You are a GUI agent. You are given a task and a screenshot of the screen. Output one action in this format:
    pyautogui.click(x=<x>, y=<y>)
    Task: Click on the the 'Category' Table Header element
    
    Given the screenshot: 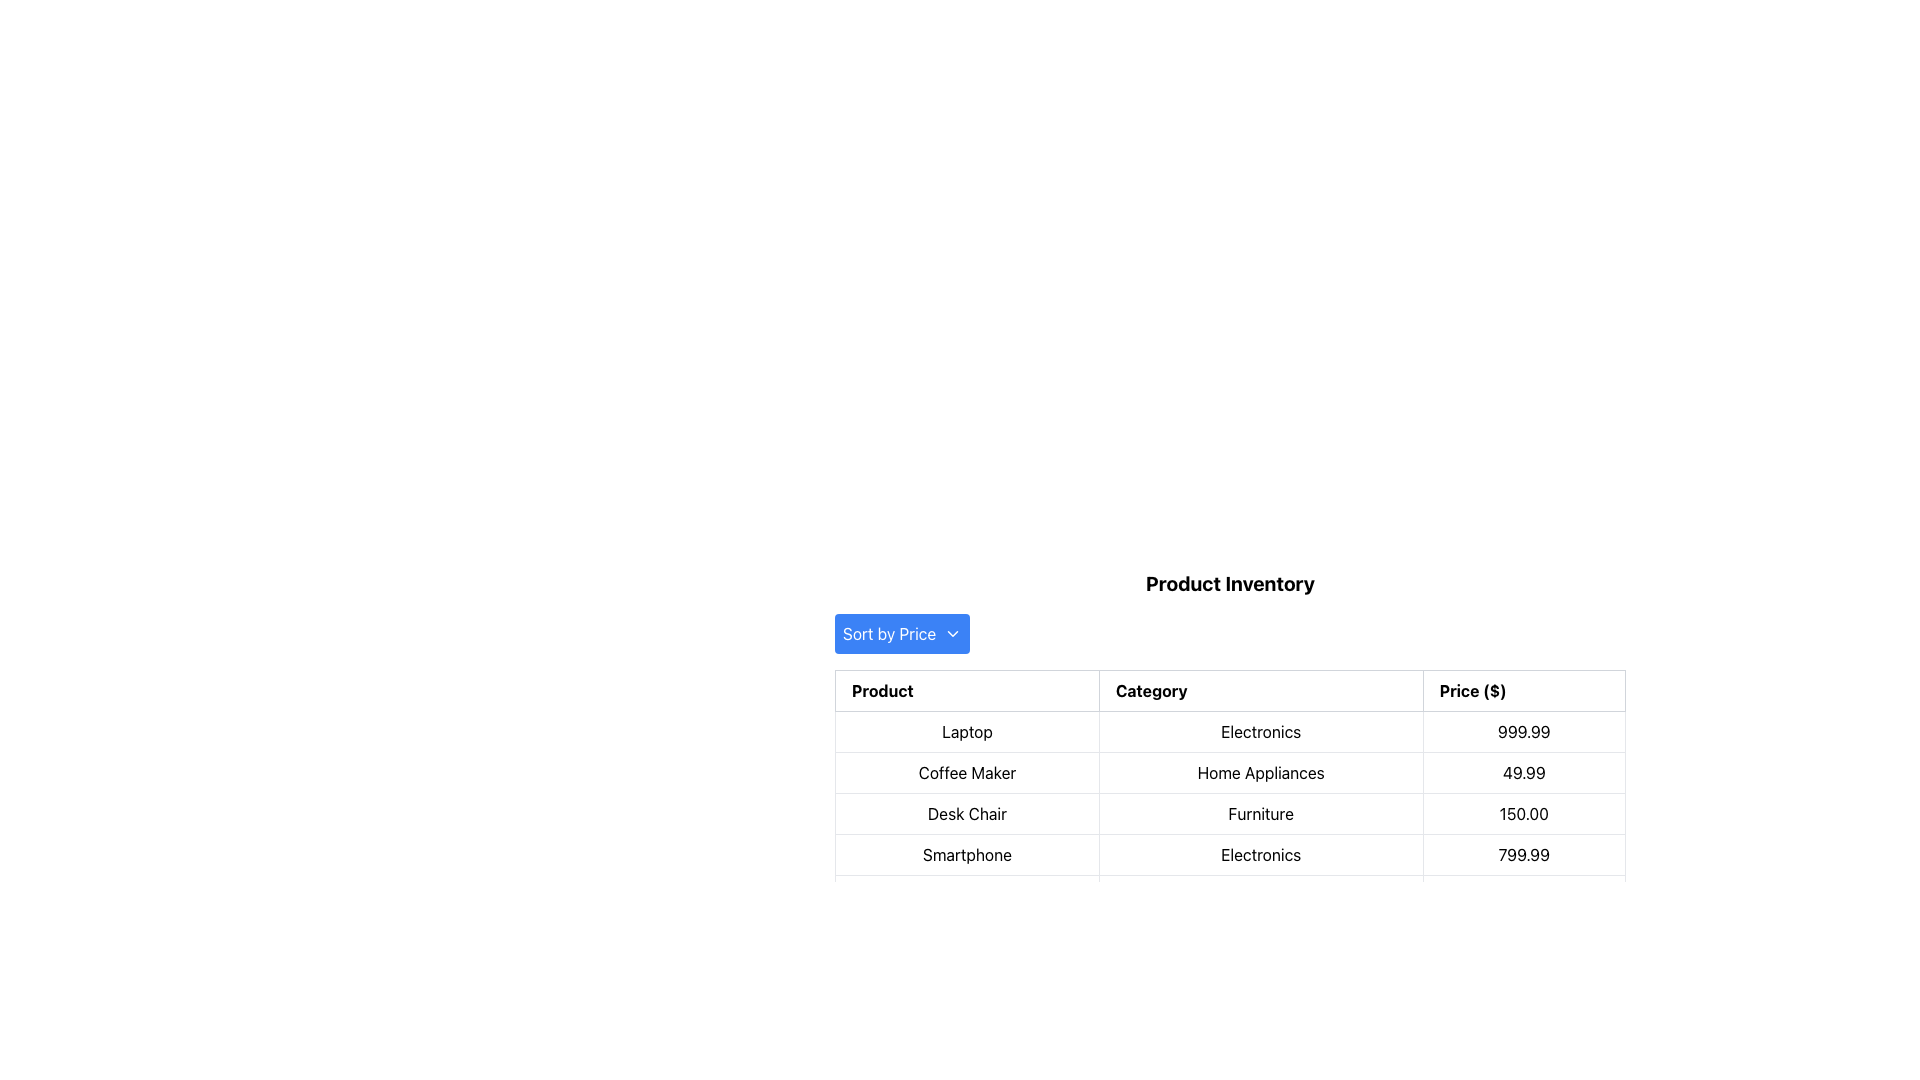 What is the action you would take?
    pyautogui.click(x=1260, y=689)
    